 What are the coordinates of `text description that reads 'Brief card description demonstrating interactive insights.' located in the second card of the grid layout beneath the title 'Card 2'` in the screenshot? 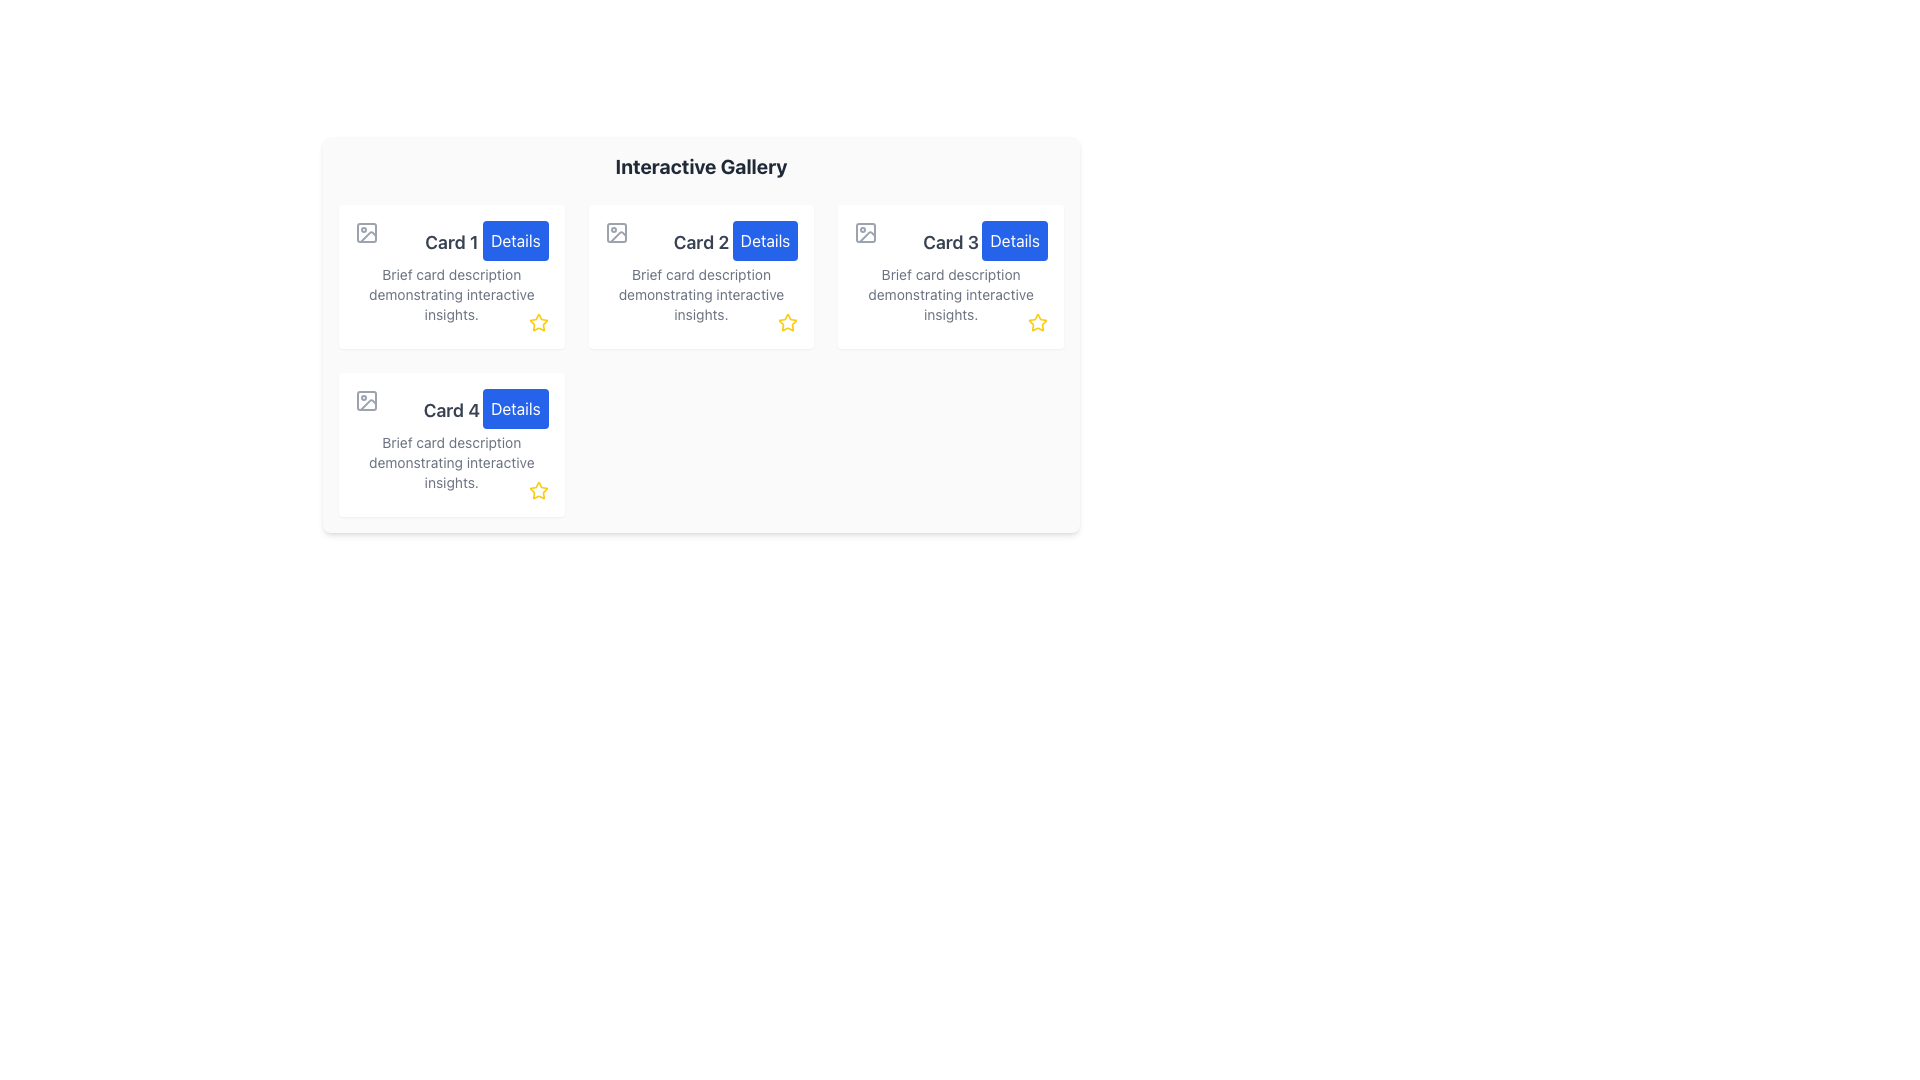 It's located at (701, 294).